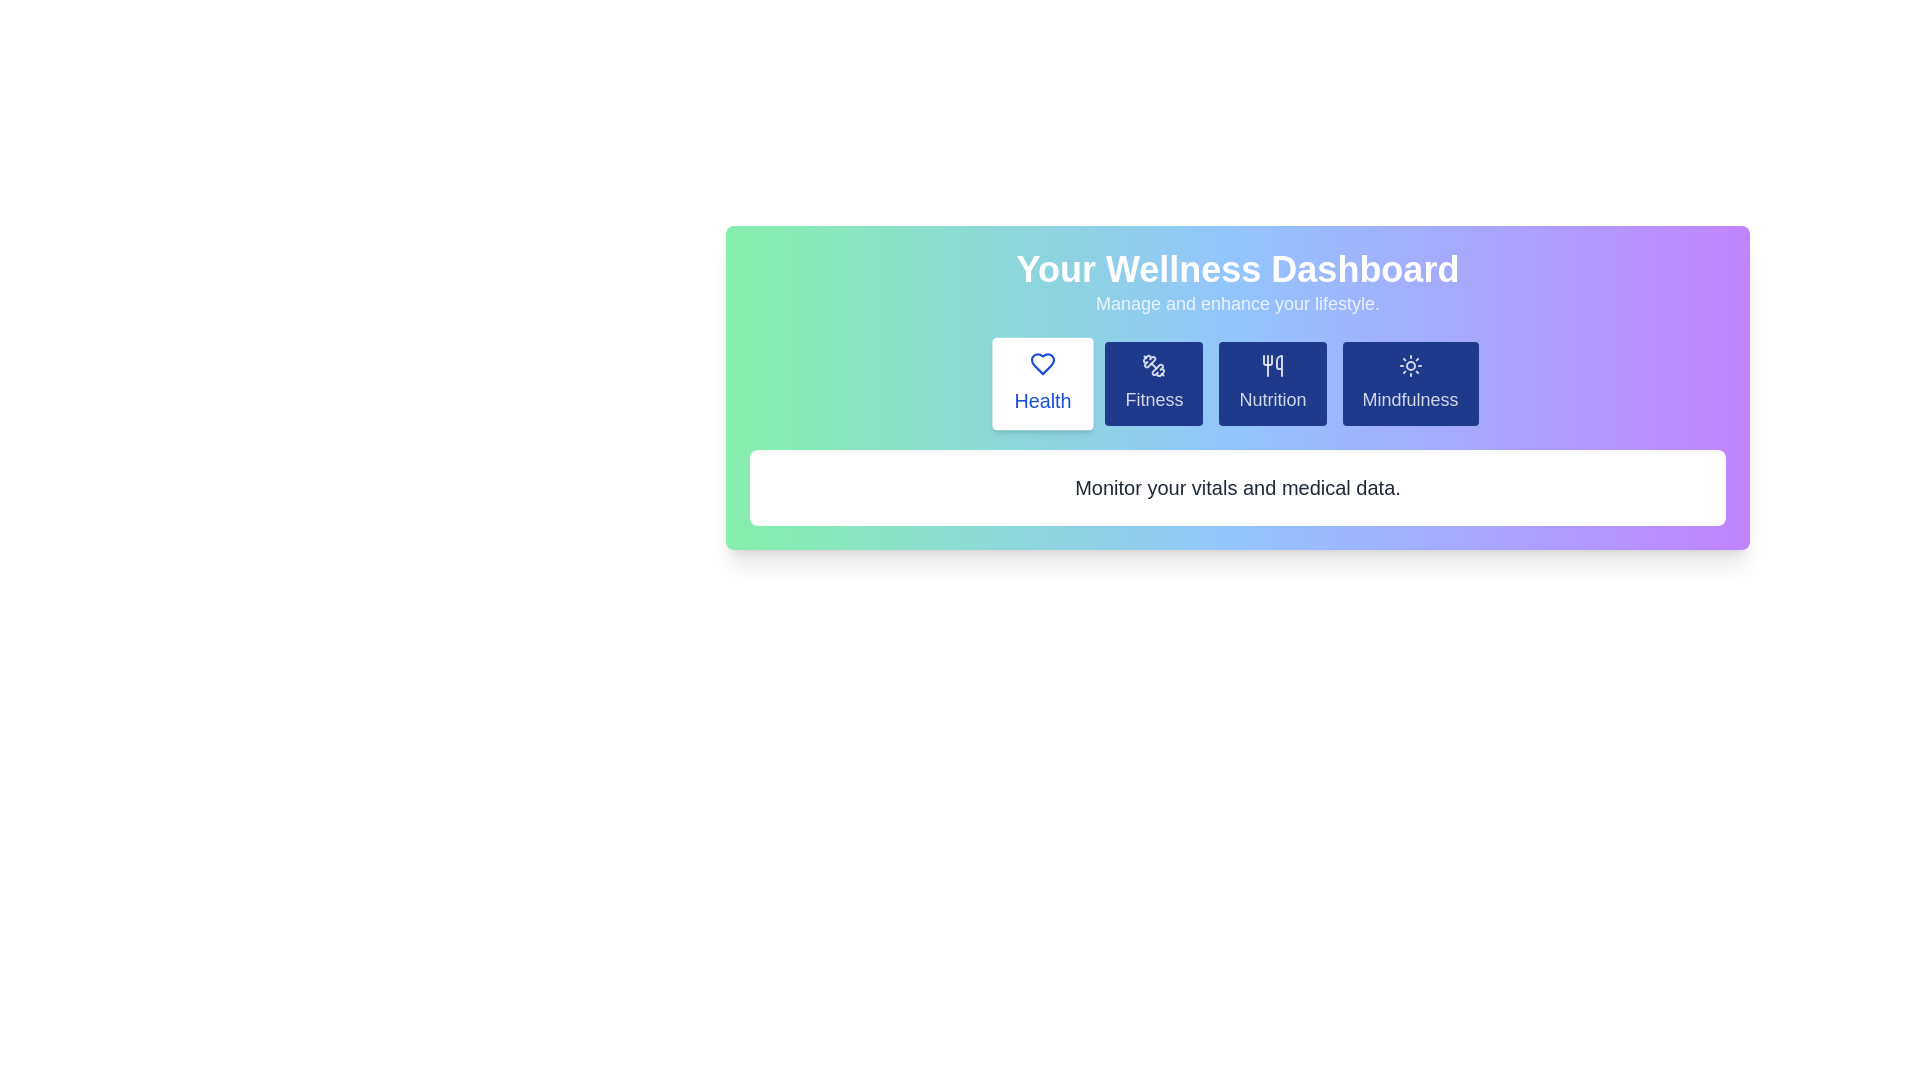 The image size is (1920, 1080). Describe the element at coordinates (1041, 363) in the screenshot. I see `the icon associated with the 'Health' tab to inspect it` at that location.